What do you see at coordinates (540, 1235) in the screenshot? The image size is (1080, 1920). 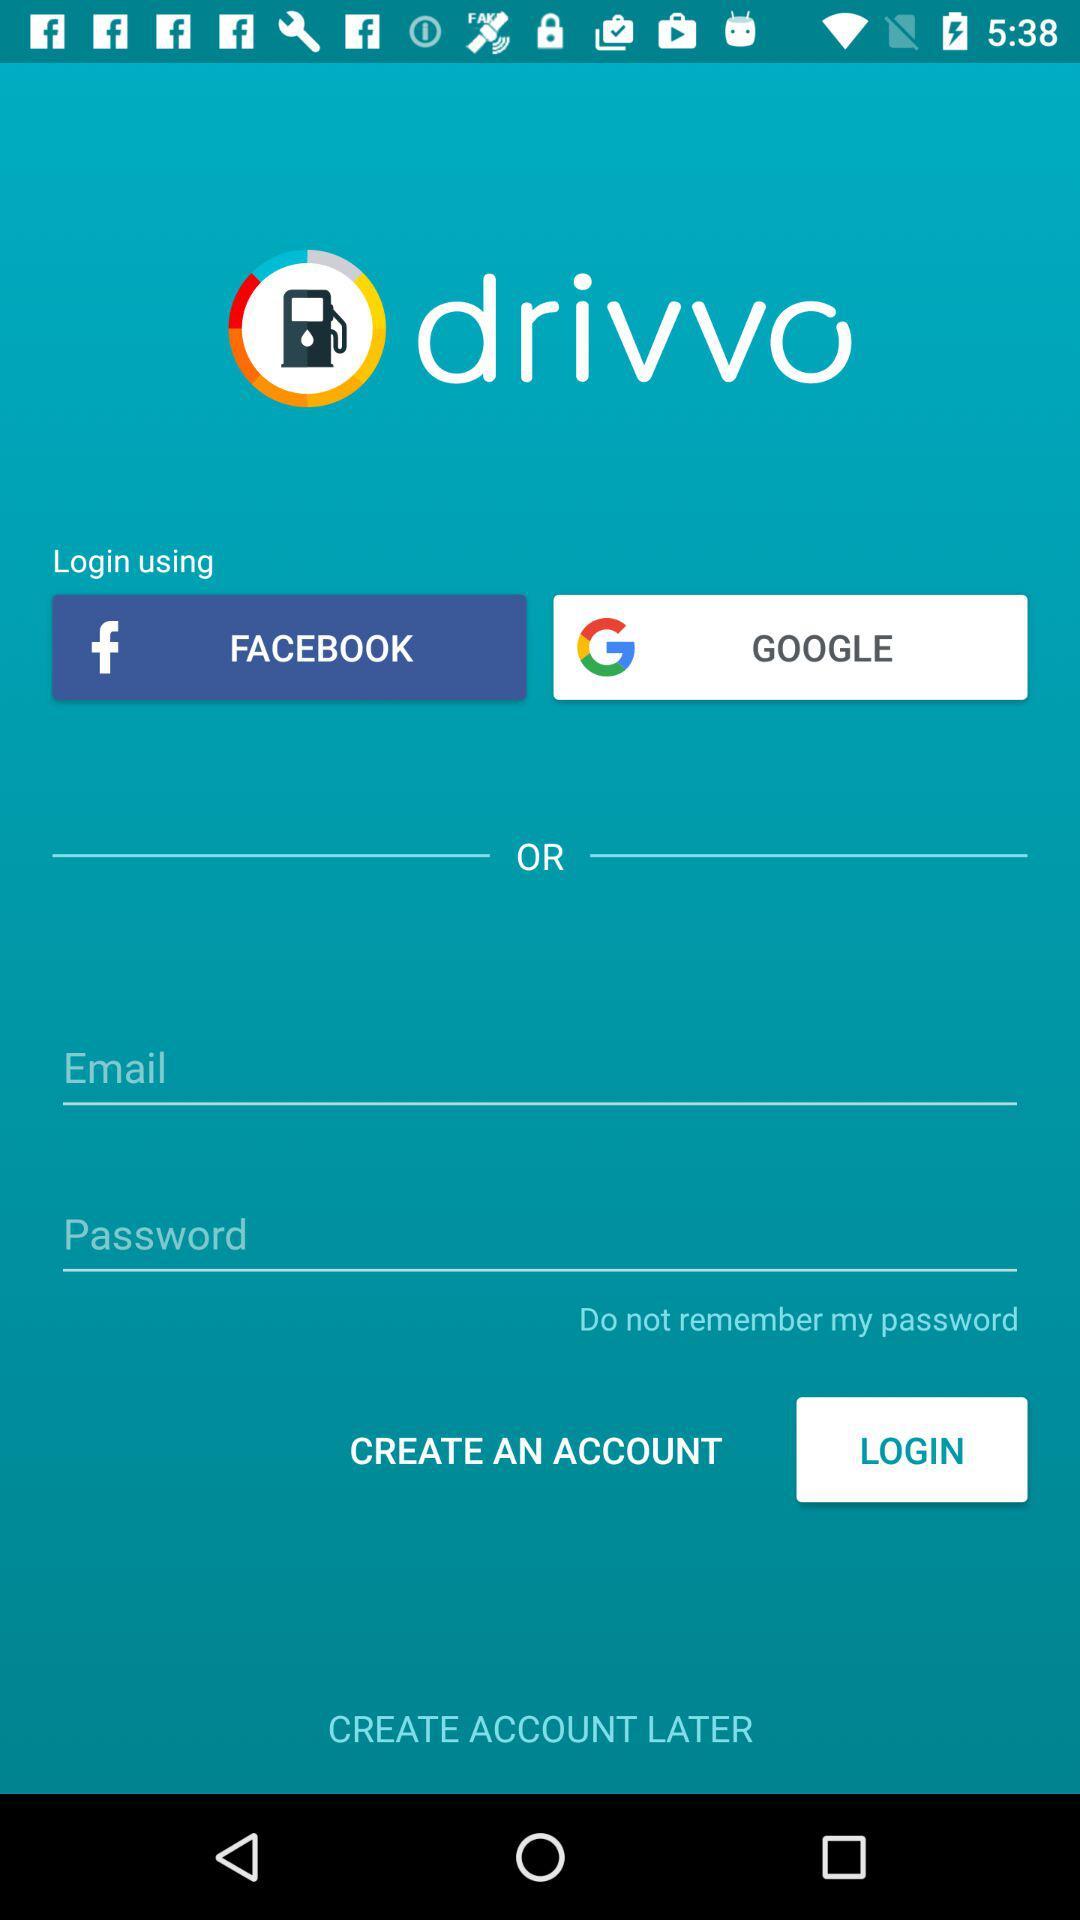 I see `password input` at bounding box center [540, 1235].